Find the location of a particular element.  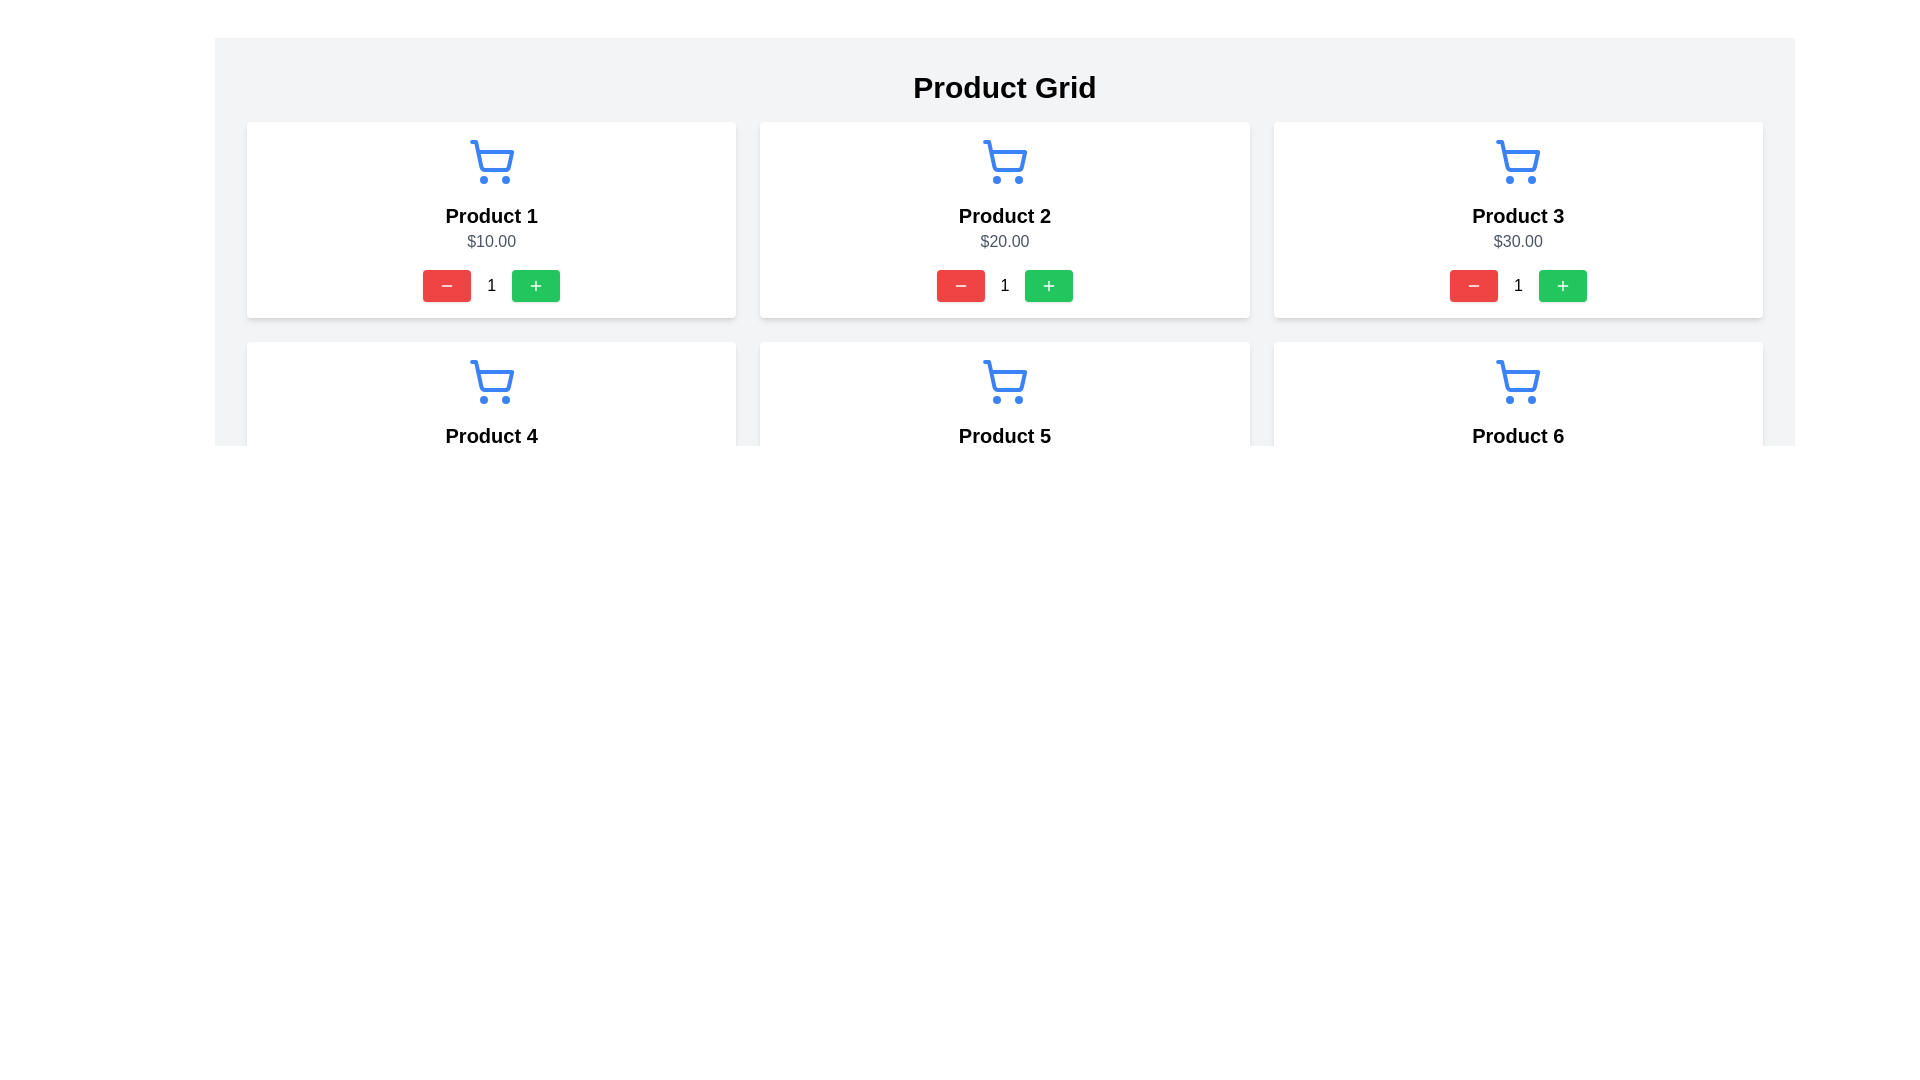

text label displaying '$20.00' located below the title 'Product 2' in the second product card is located at coordinates (1004, 241).